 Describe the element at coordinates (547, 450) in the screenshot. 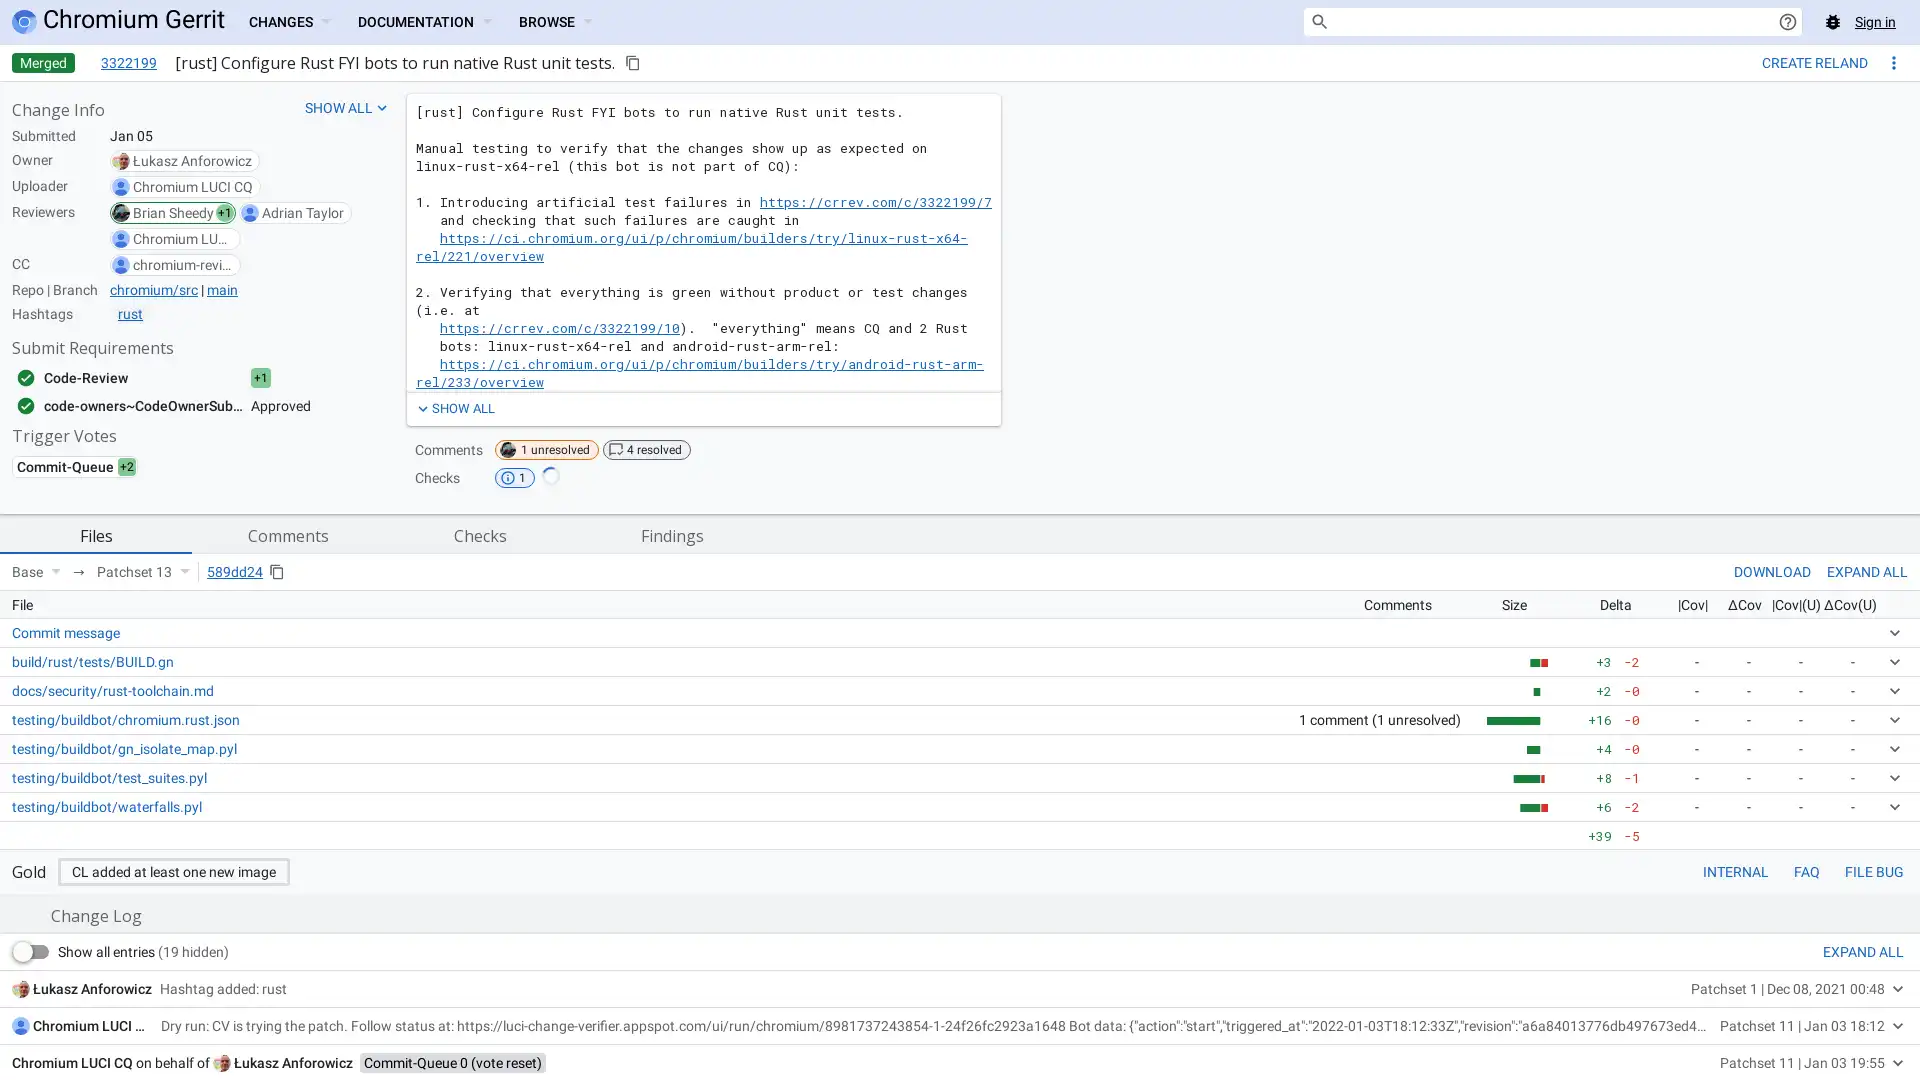

I see `1 unresolved` at that location.